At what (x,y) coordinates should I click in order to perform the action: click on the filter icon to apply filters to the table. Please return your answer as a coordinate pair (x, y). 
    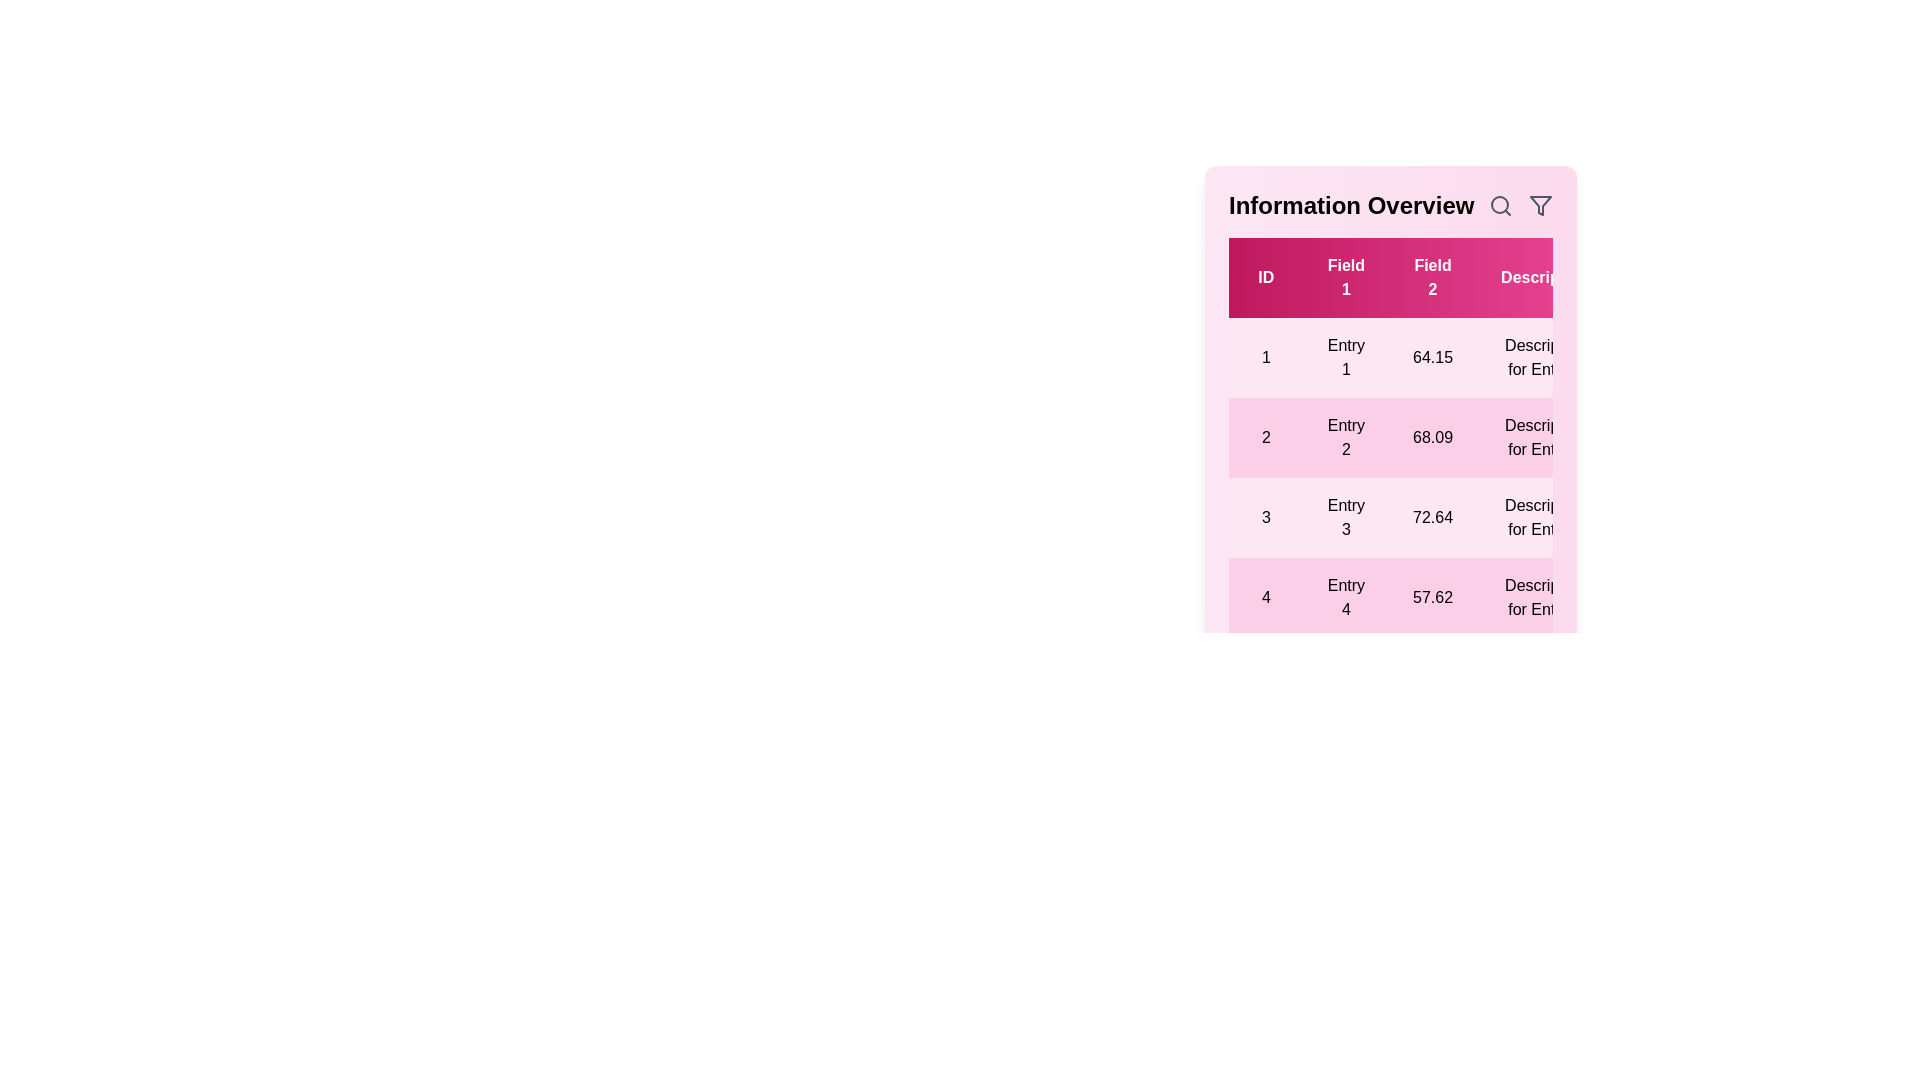
    Looking at the image, I should click on (1539, 205).